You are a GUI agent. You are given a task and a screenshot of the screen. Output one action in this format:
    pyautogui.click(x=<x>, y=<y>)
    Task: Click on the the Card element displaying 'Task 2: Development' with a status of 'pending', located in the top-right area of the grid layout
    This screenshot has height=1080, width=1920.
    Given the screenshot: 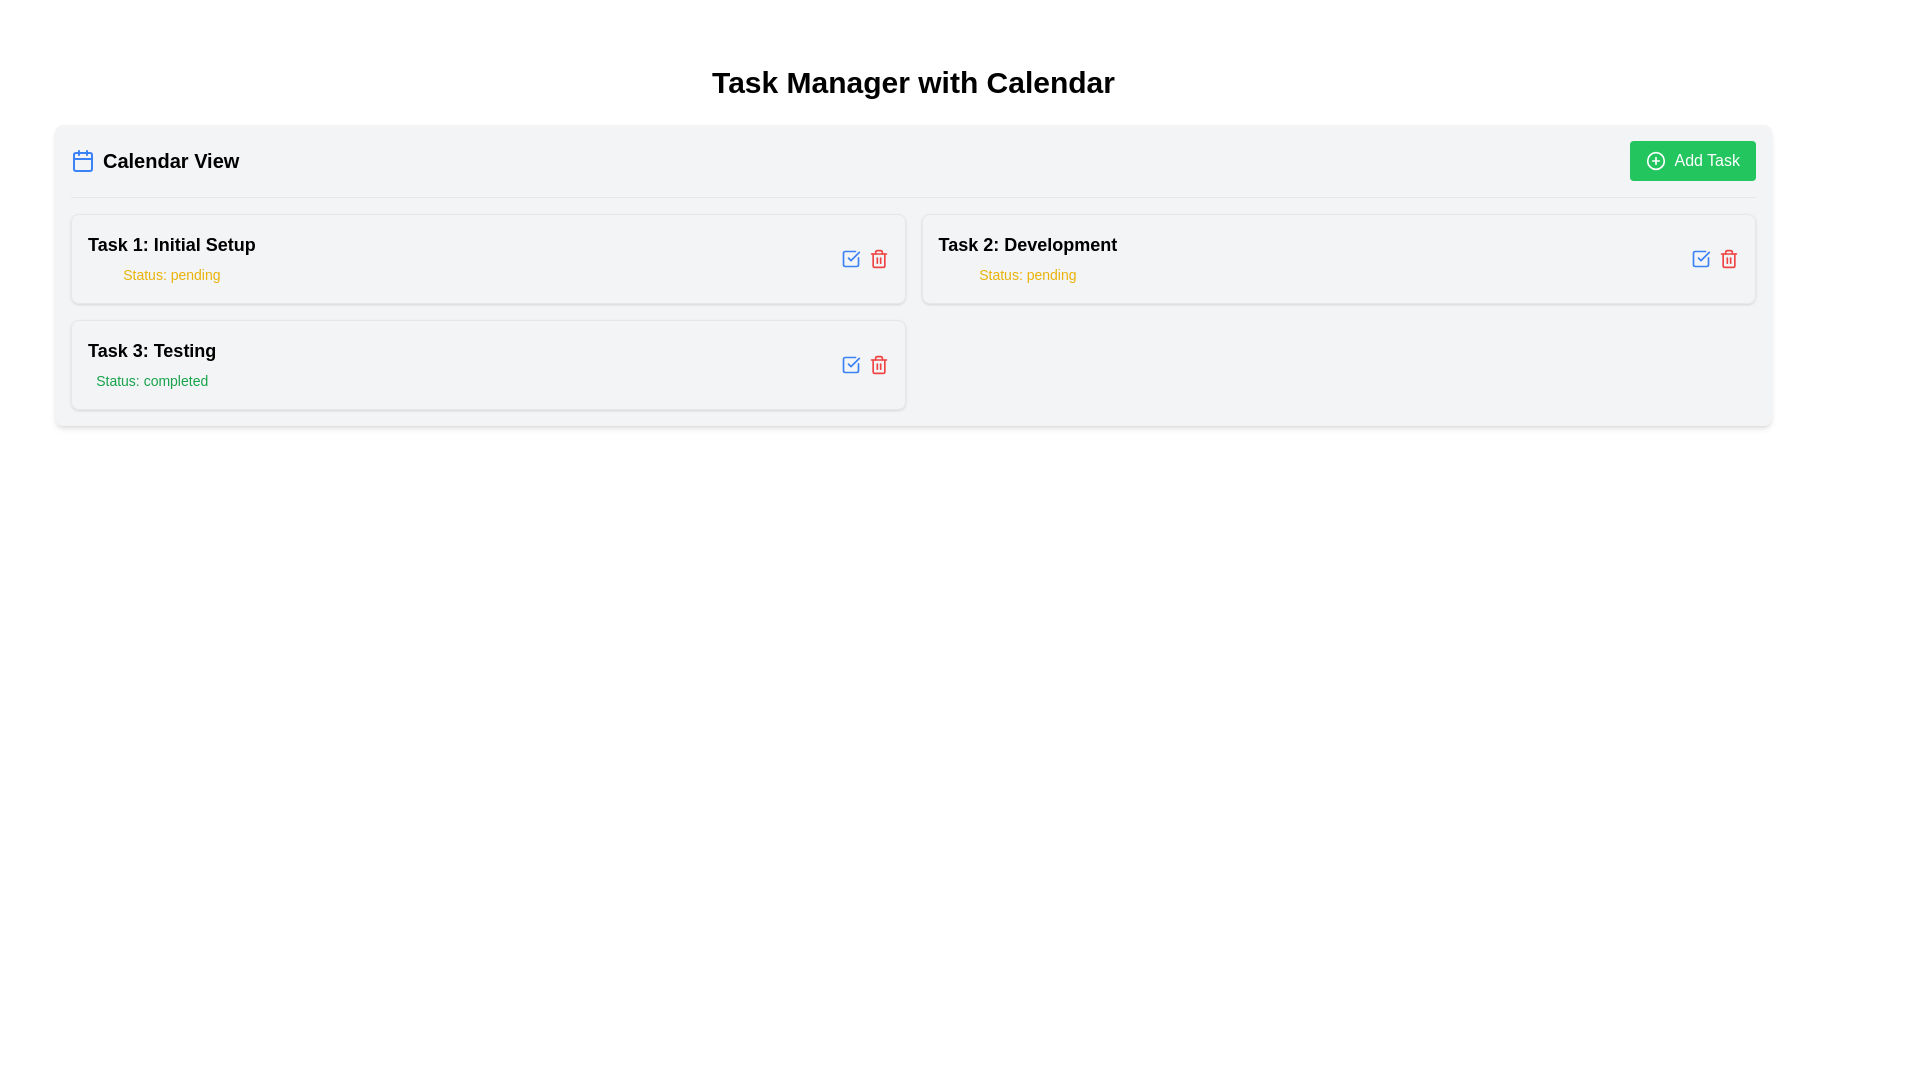 What is the action you would take?
    pyautogui.click(x=1338, y=257)
    